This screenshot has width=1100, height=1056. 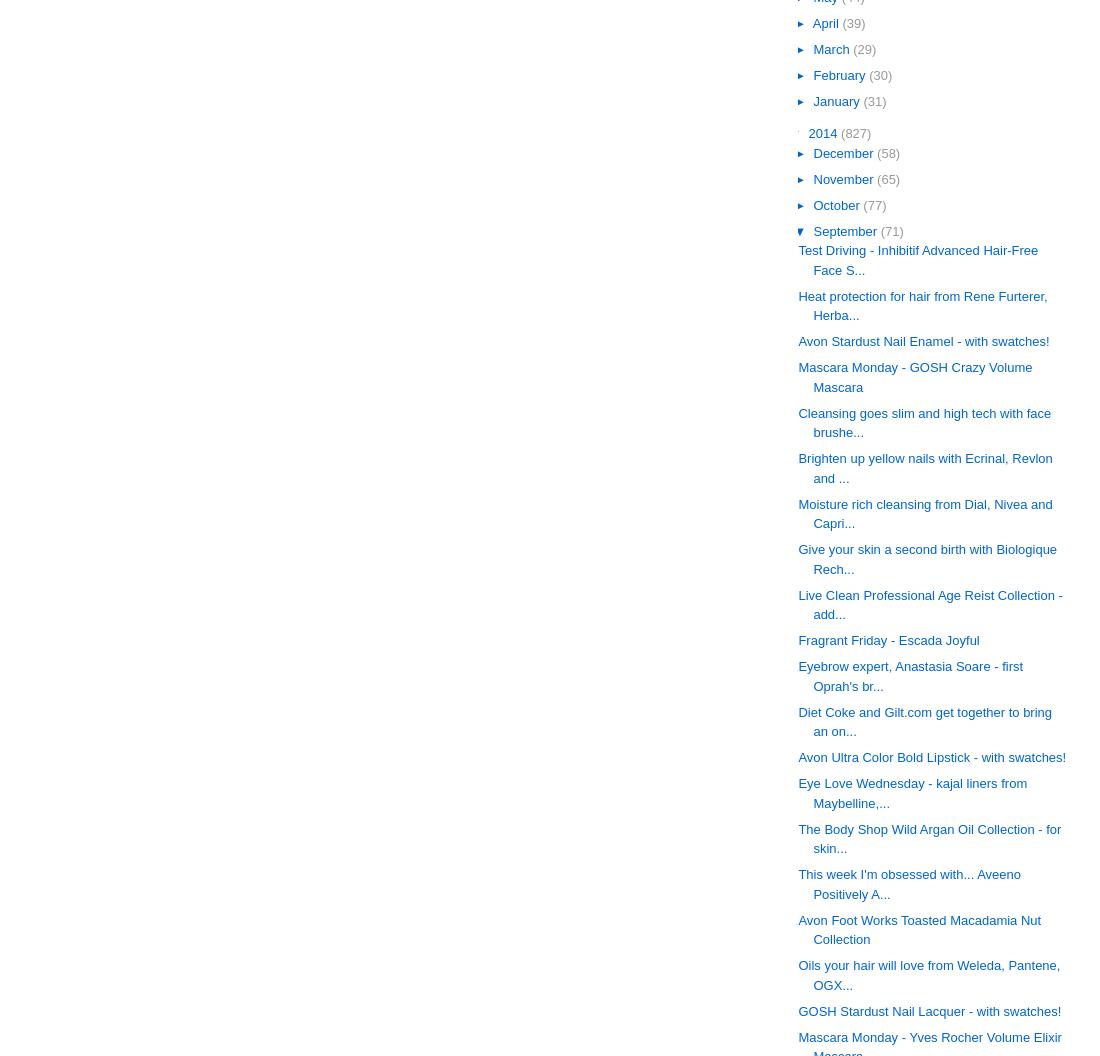 What do you see at coordinates (887, 639) in the screenshot?
I see `'Fragrant Friday - Escada Joyful'` at bounding box center [887, 639].